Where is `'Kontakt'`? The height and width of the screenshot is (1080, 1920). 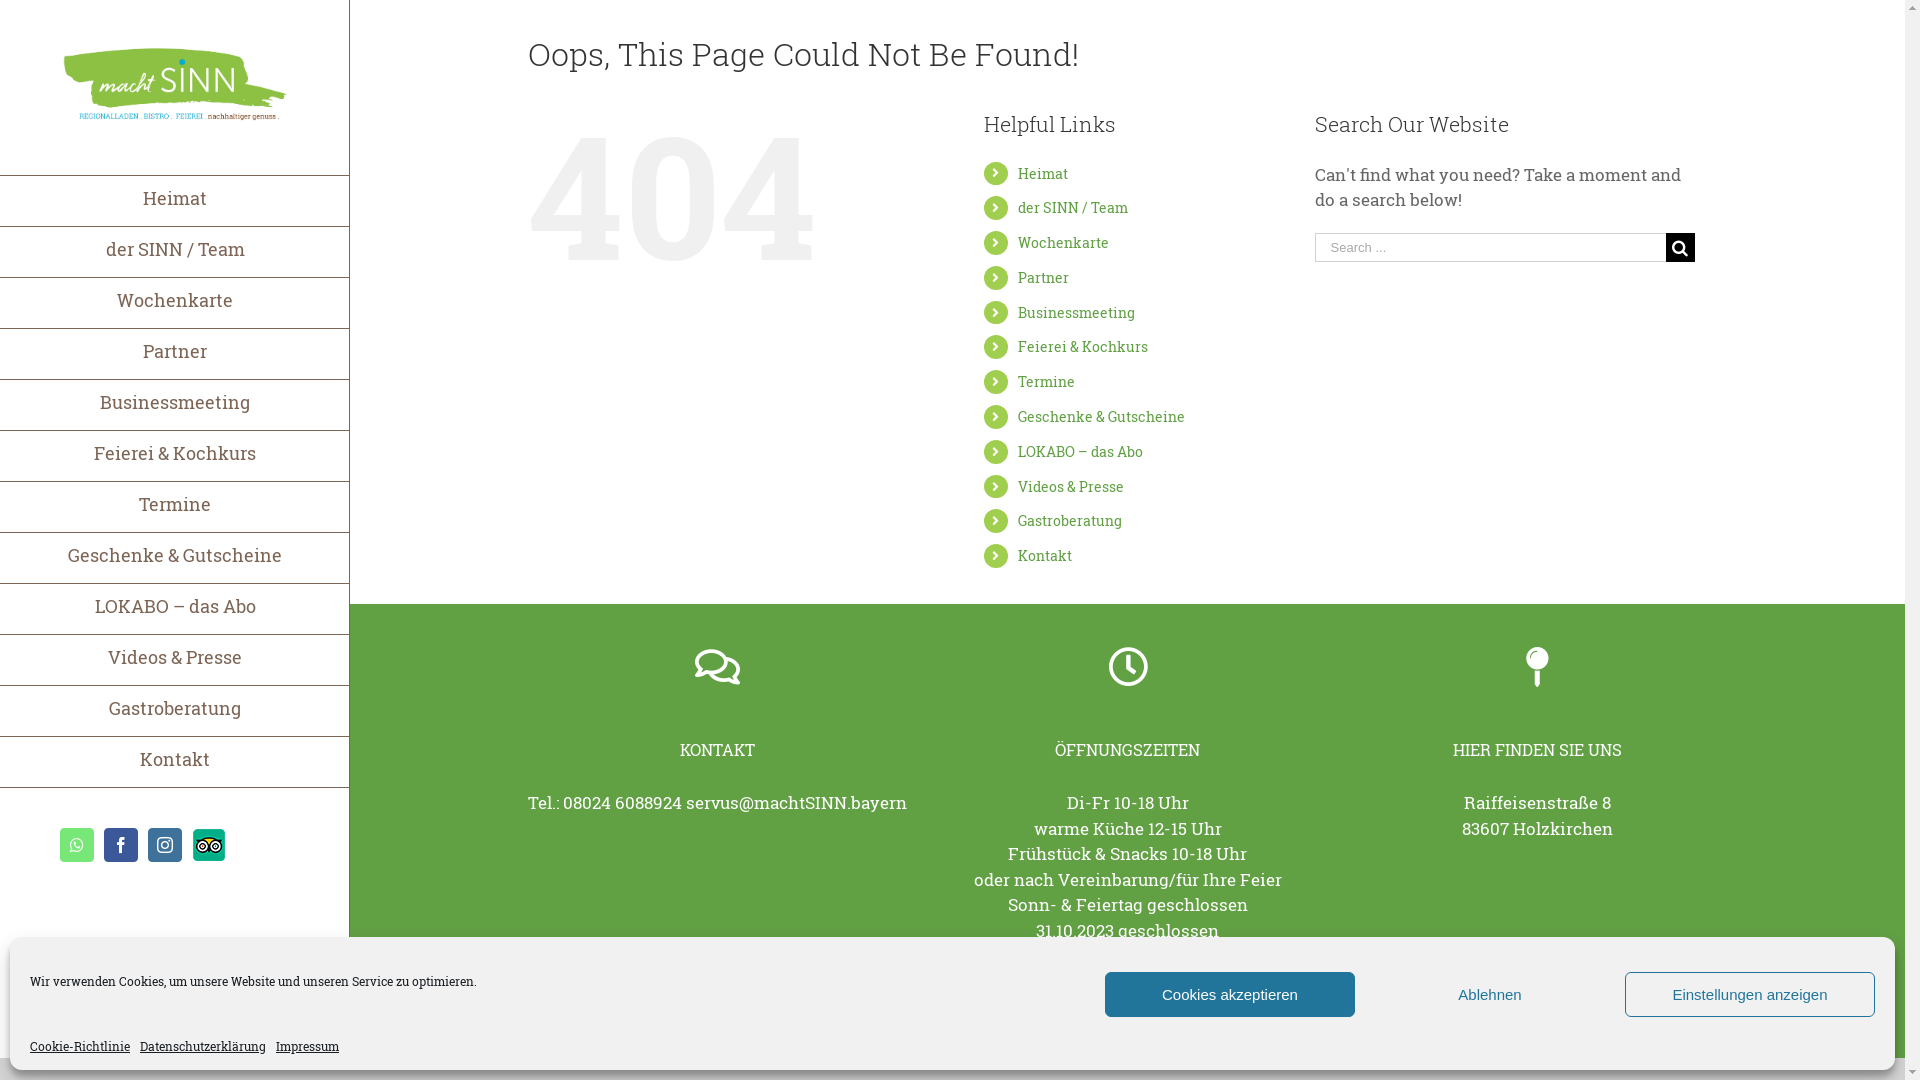
'Kontakt' is located at coordinates (1017, 555).